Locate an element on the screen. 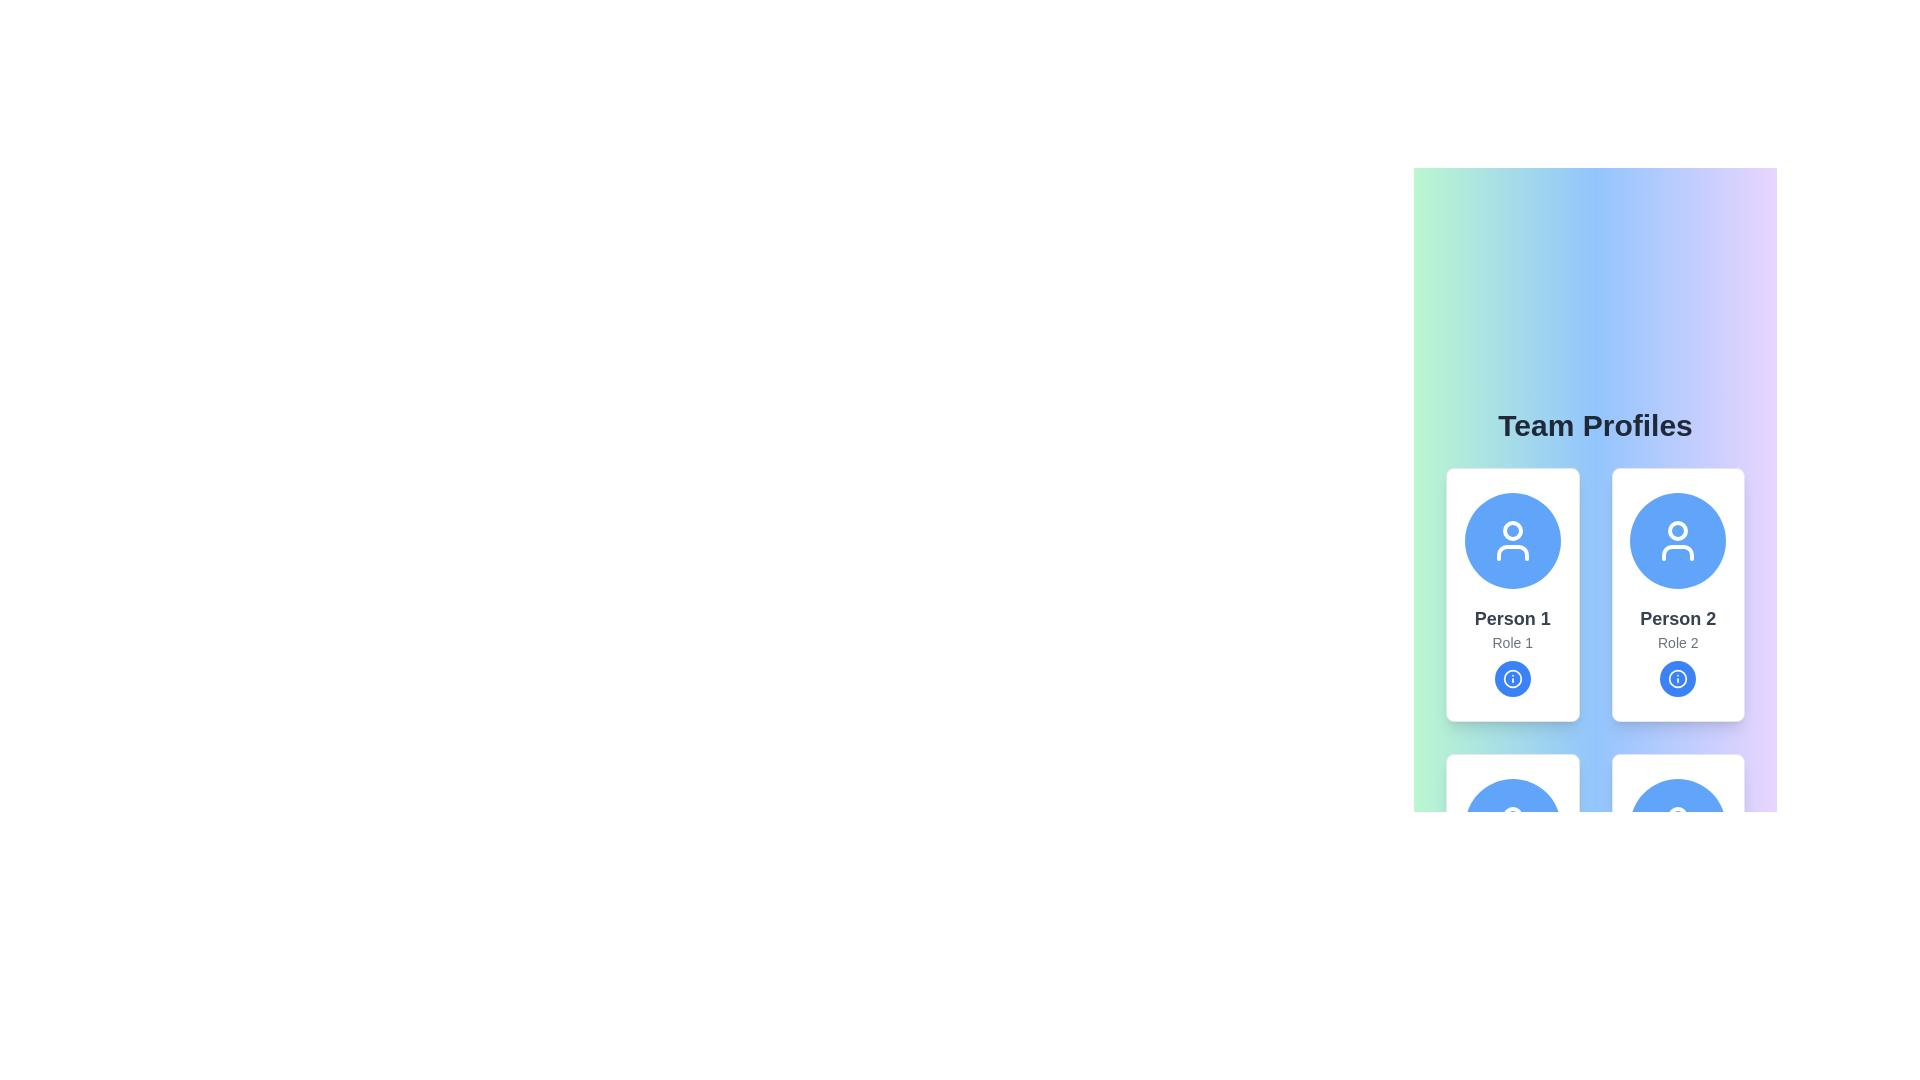 The height and width of the screenshot is (1080, 1920). text content of the identifier label for the individual, located in the lower-middle section of the profile card, above 'Role 1' and below the avatar icon is located at coordinates (1512, 617).